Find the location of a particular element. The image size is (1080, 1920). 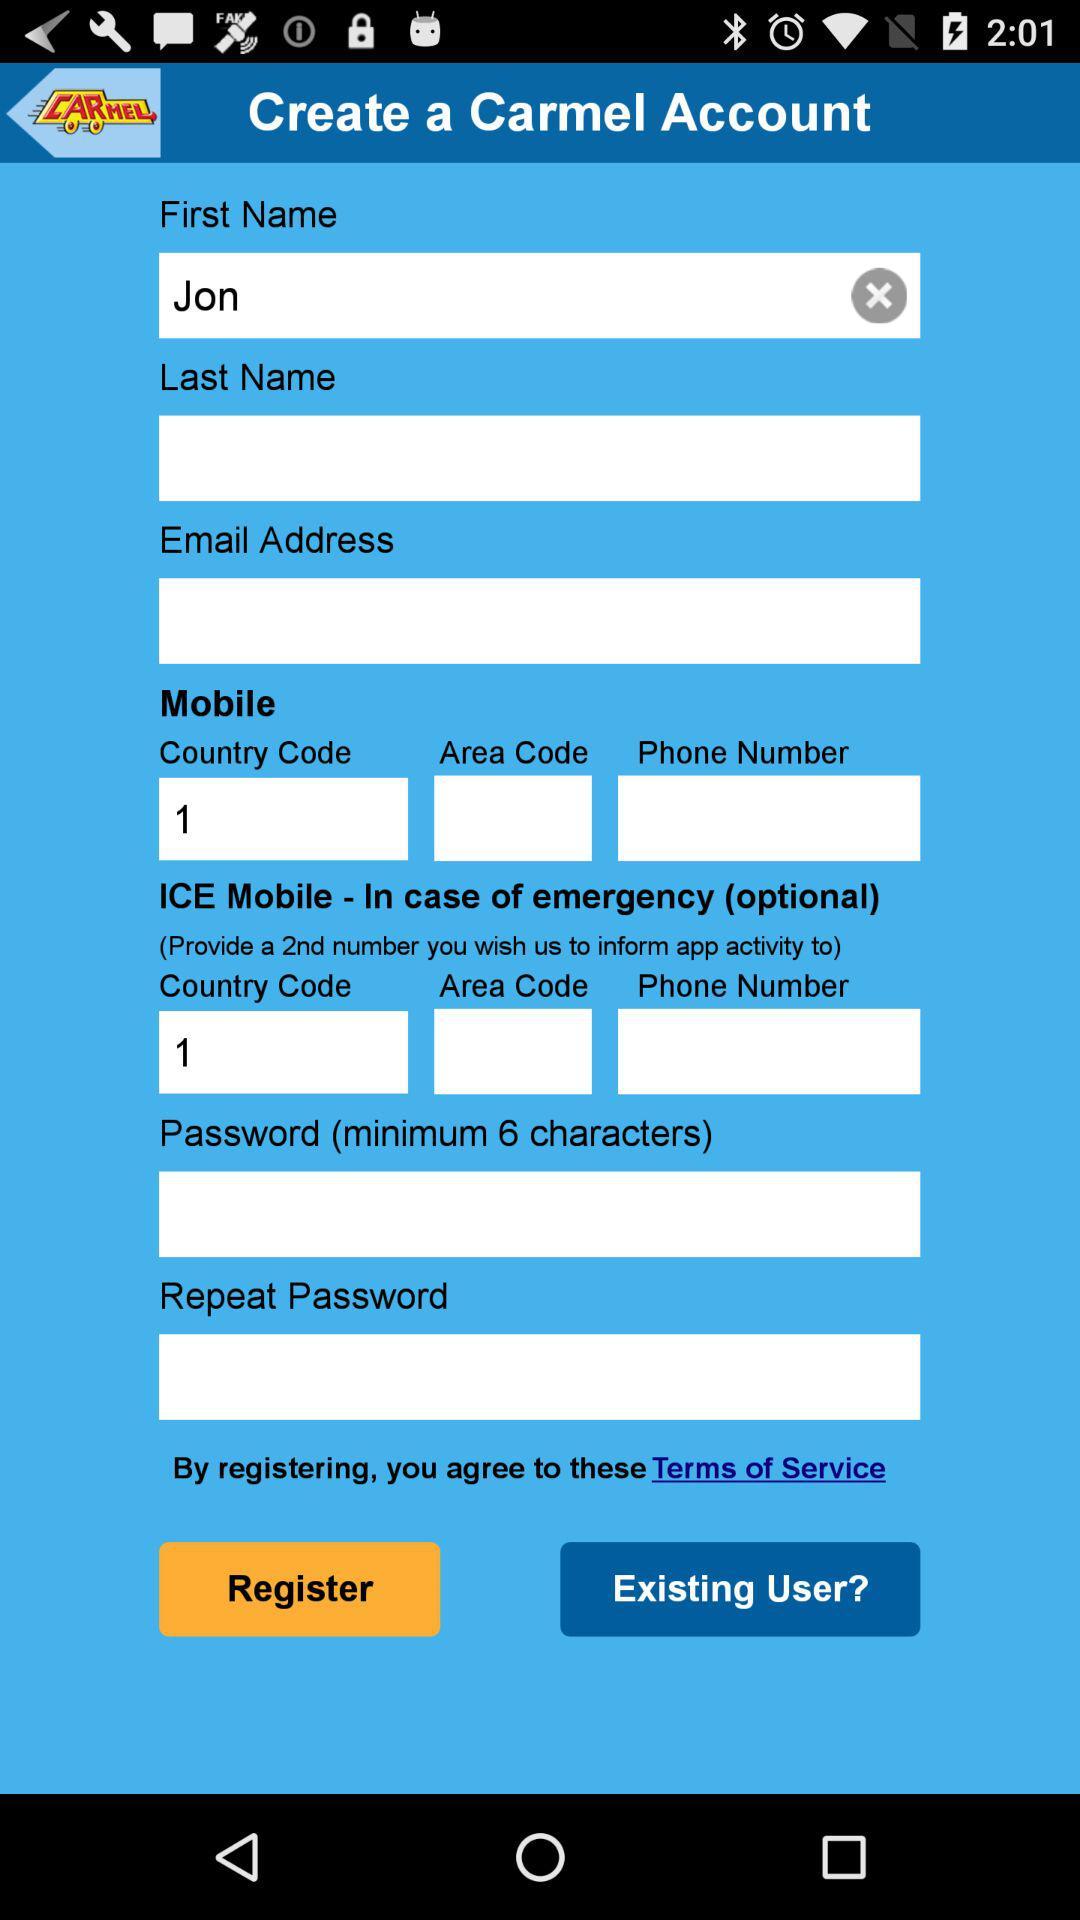

the terms of service item is located at coordinates (767, 1468).